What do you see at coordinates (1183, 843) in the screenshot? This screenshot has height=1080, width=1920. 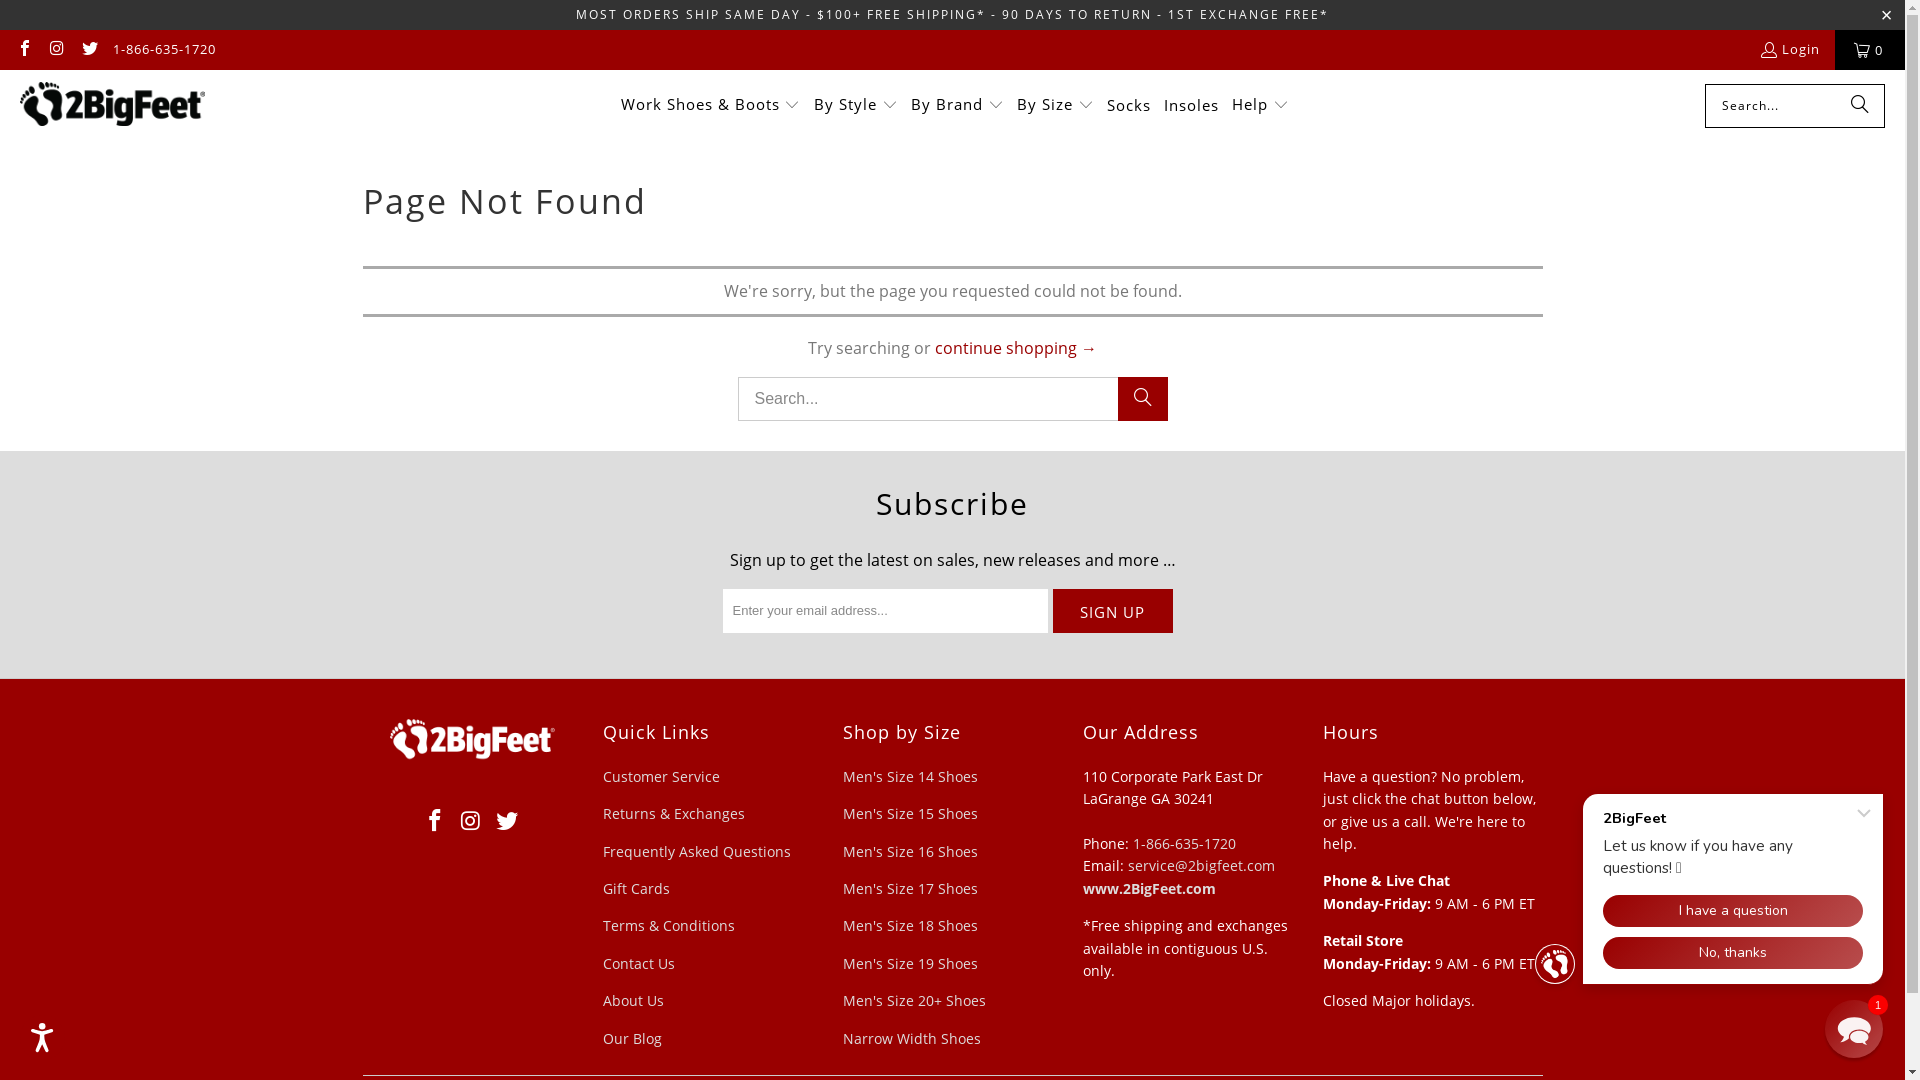 I see `'1-866-635-1720'` at bounding box center [1183, 843].